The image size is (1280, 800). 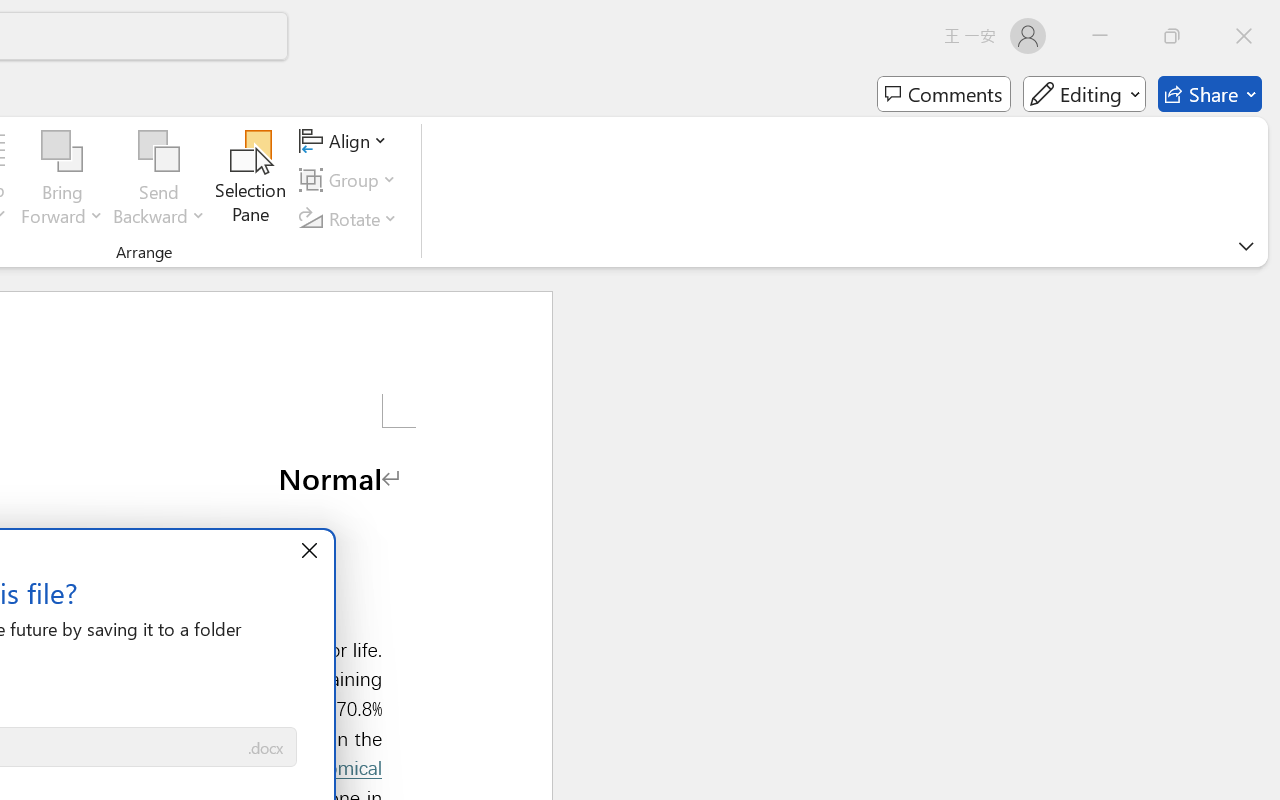 I want to click on 'Save as type', so click(x=264, y=748).